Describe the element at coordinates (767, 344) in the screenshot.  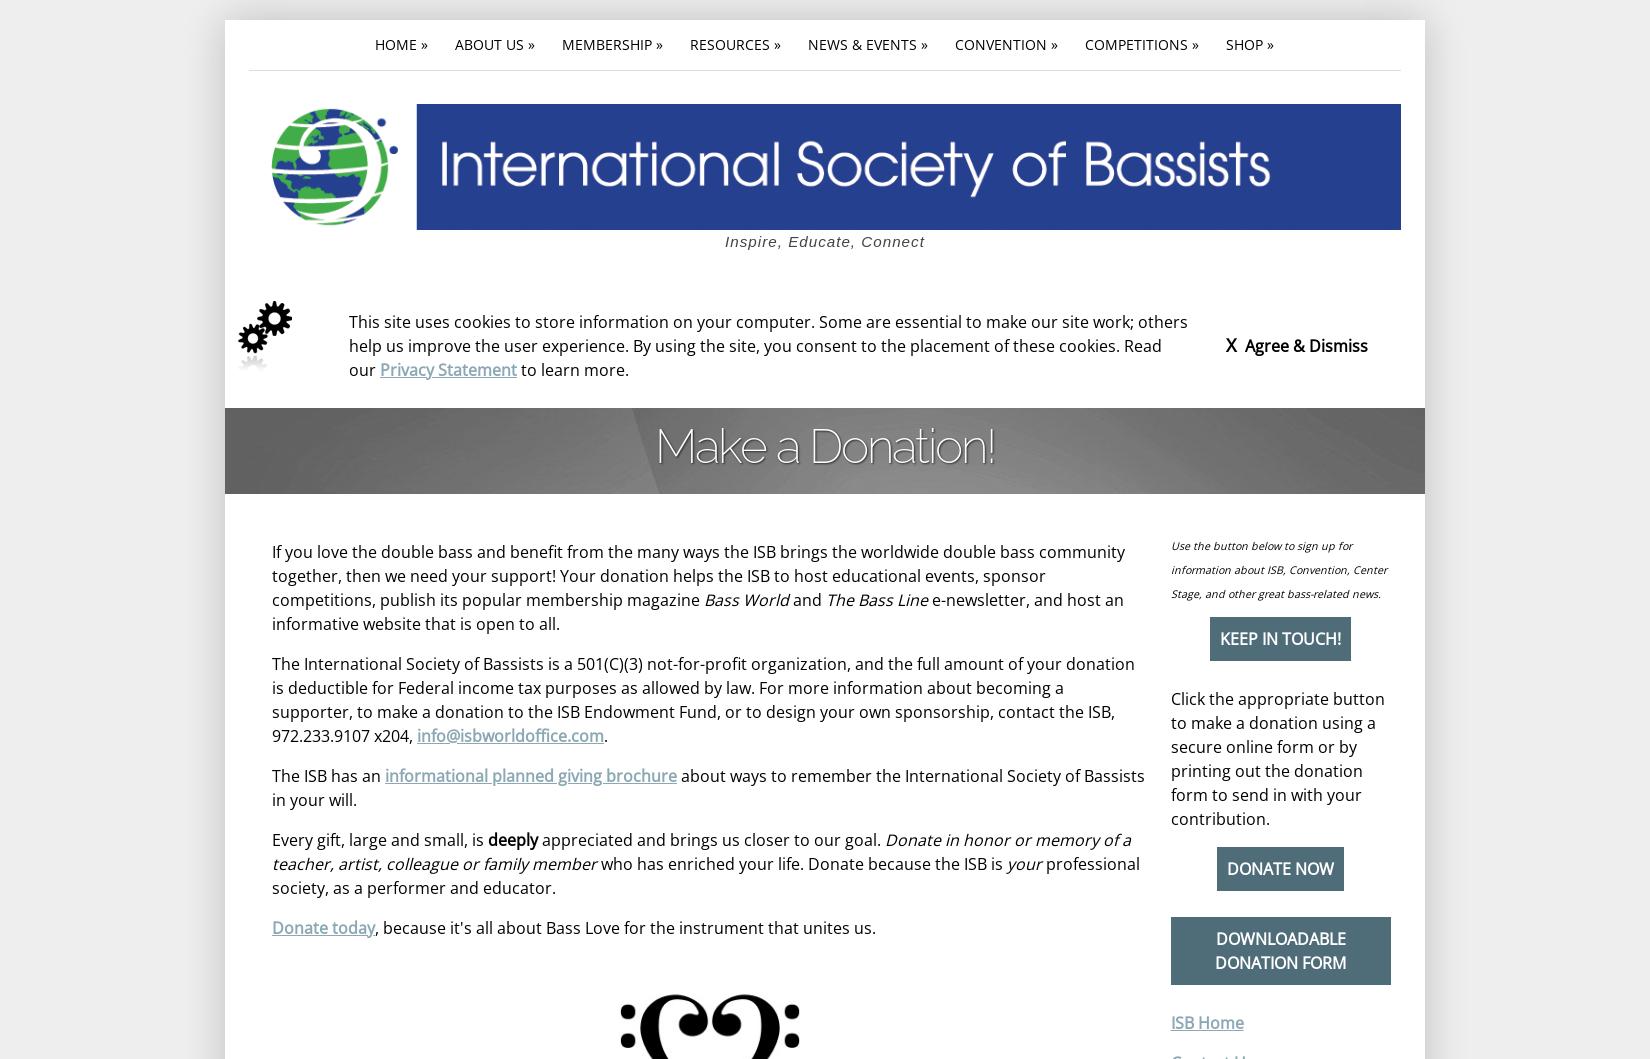
I see `'This site uses cookies to store information on your computer. Some are essential to make our site work; others help us improve the user experience. By using the site, you consent to the placement of these cookies. Read our'` at that location.